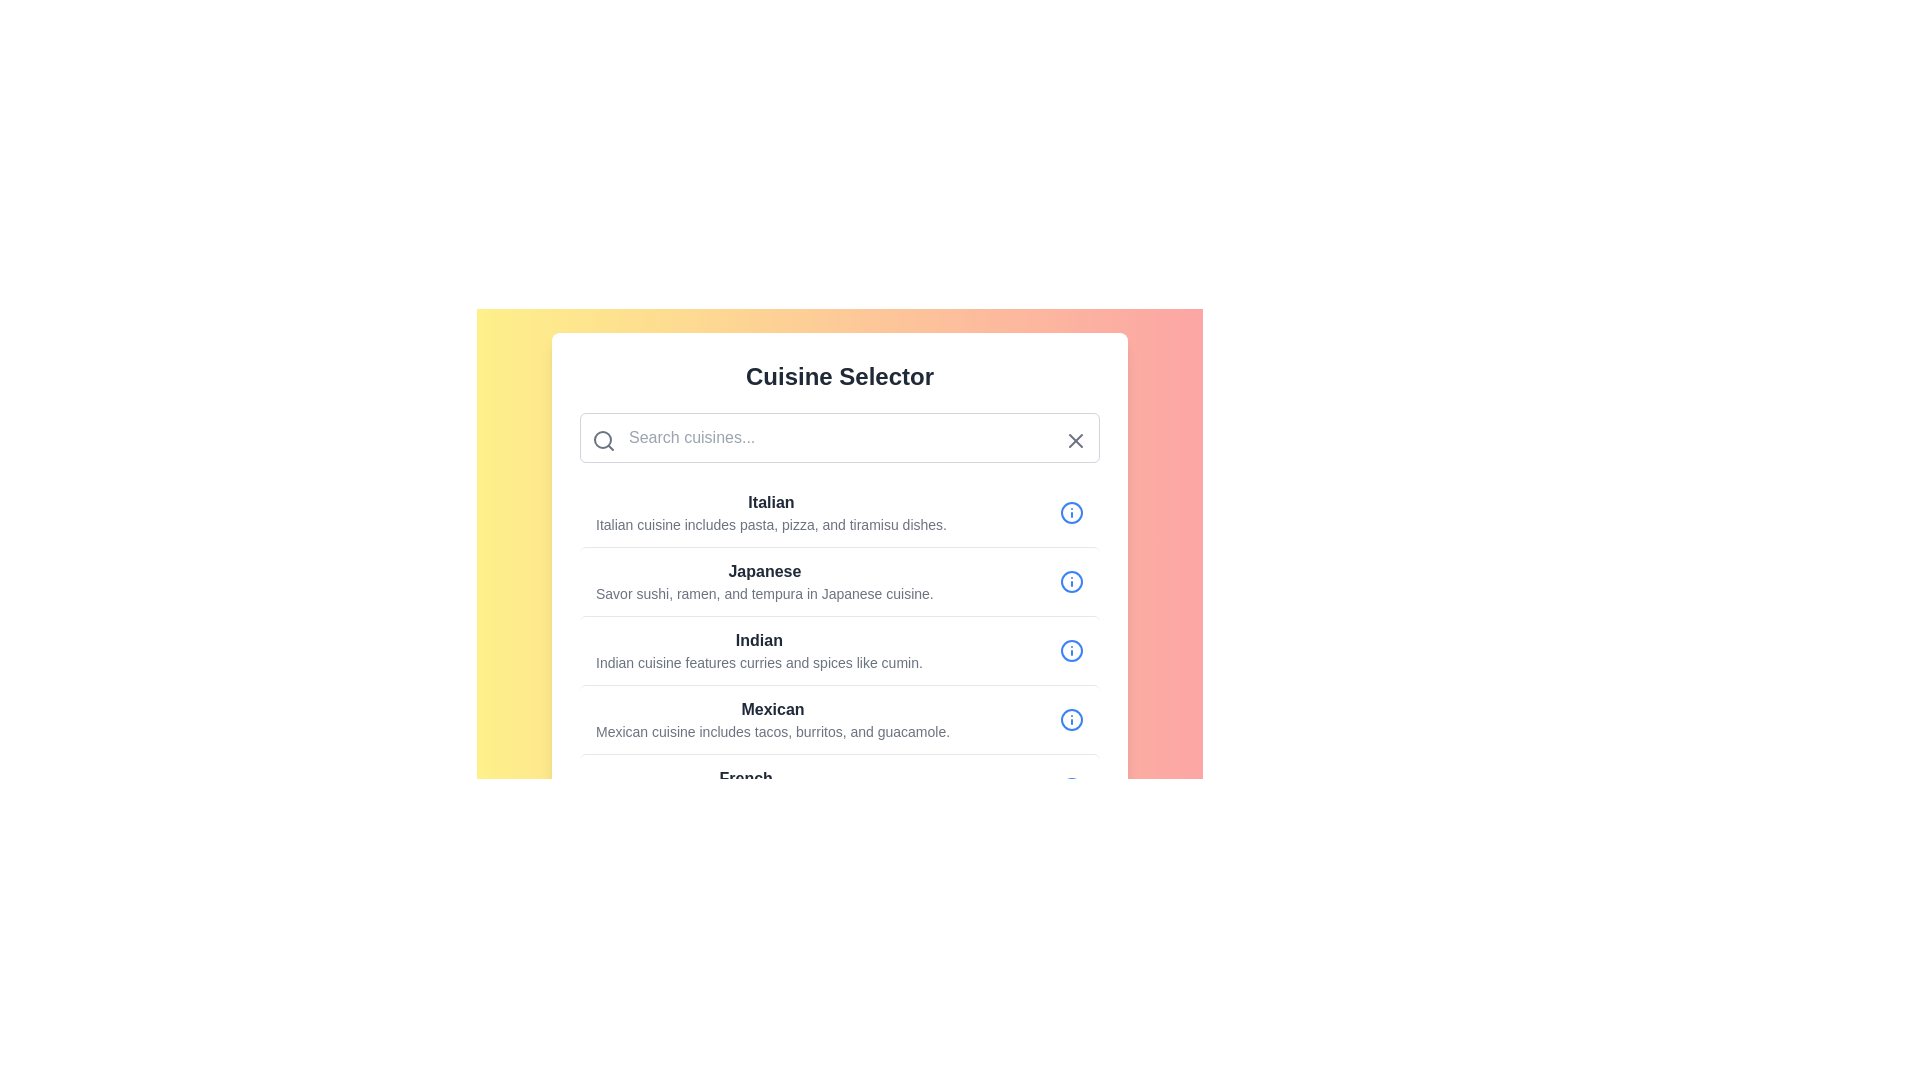  I want to click on to select or interact with the last item in the list that displays information about French cuisine, so click(840, 786).